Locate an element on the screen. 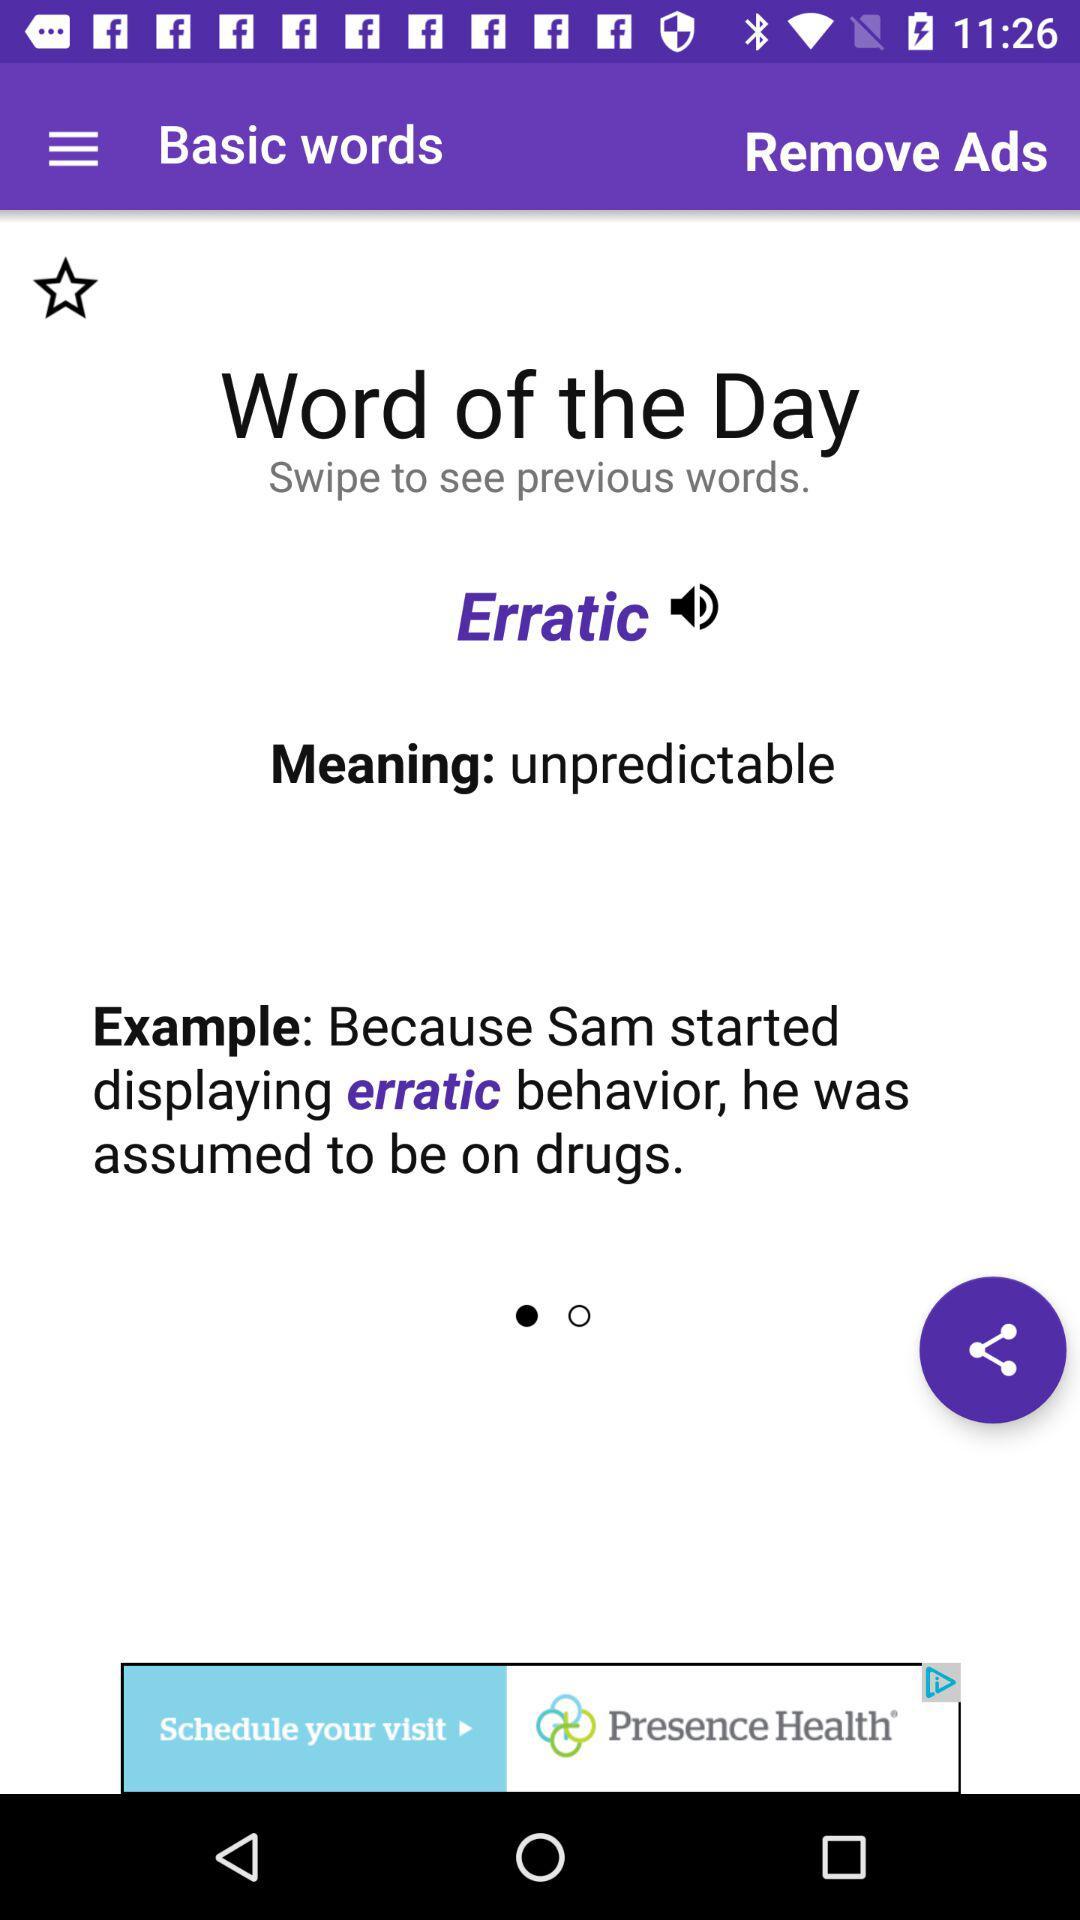 Image resolution: width=1080 pixels, height=1920 pixels. share the article is located at coordinates (992, 1349).